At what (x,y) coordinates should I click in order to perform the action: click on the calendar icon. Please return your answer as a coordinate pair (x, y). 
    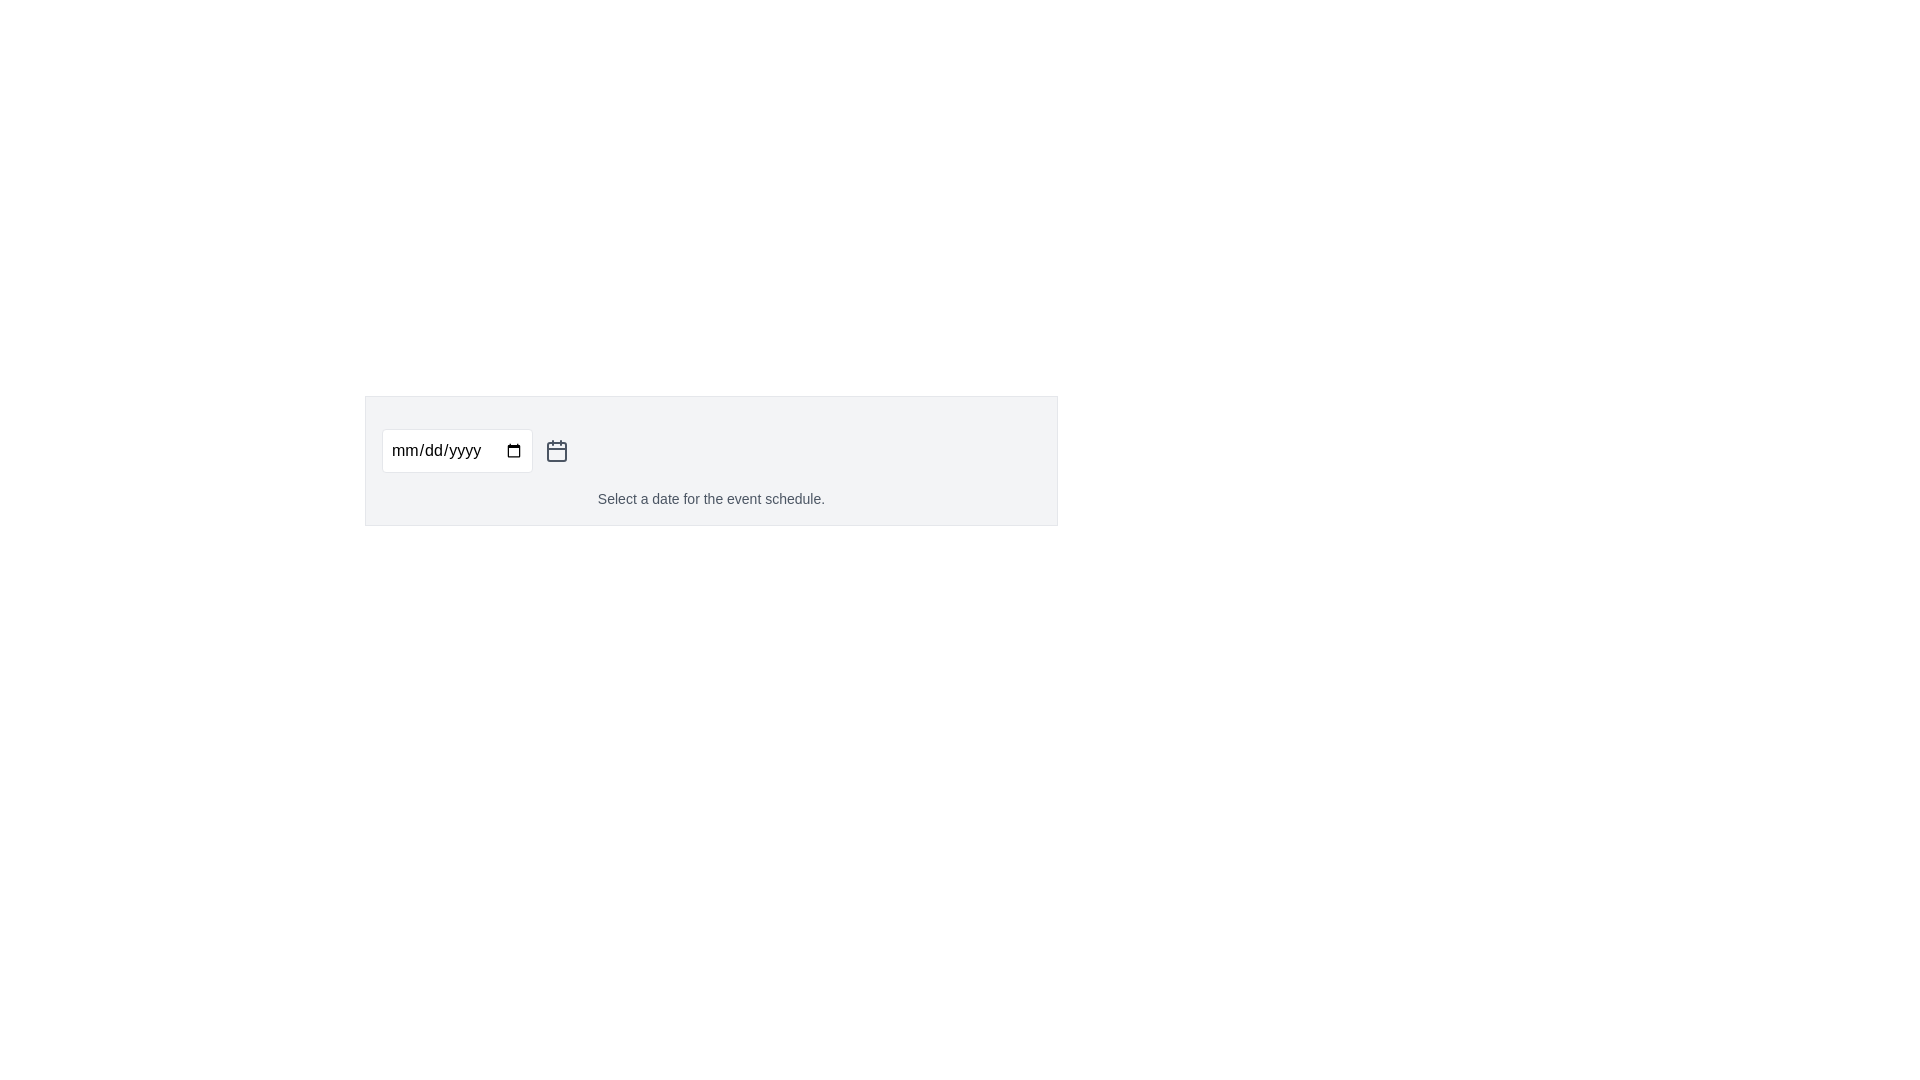
    Looking at the image, I should click on (556, 451).